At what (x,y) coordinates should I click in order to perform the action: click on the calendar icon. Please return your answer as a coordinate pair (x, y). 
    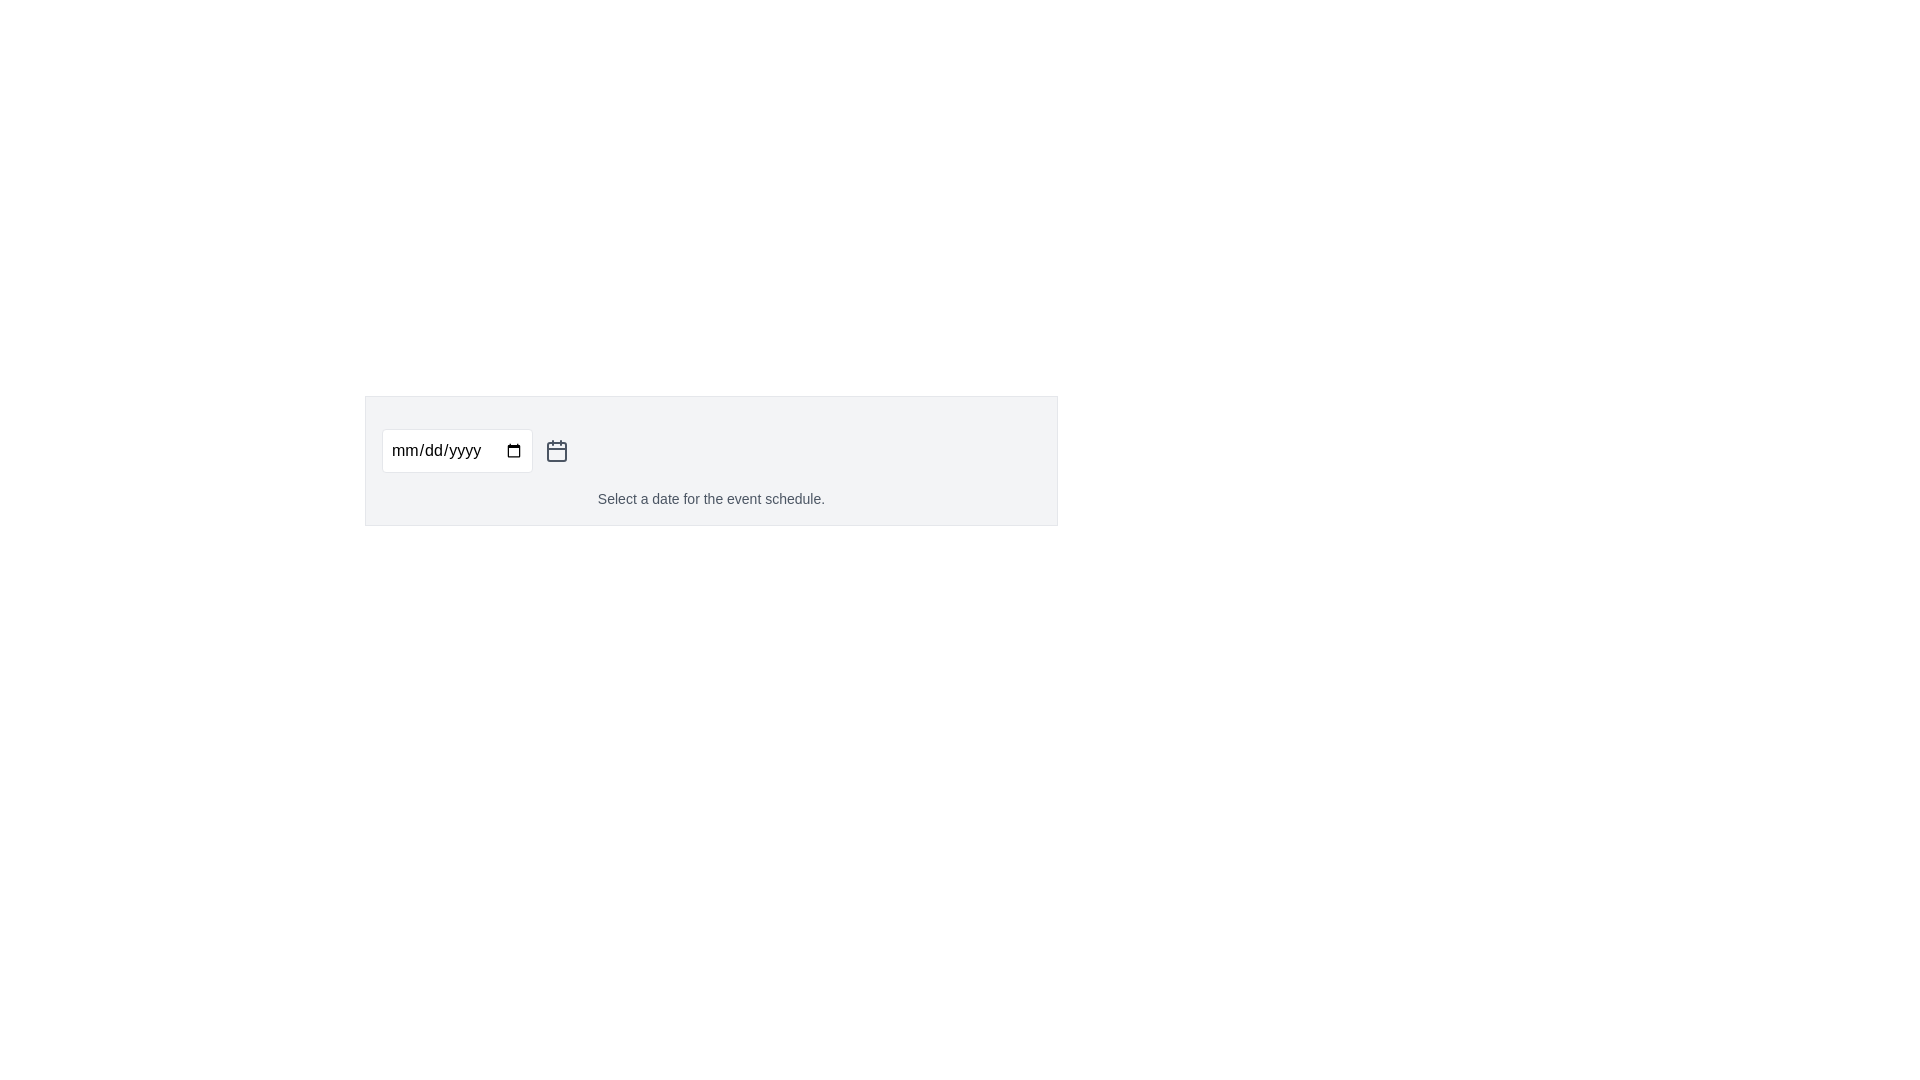
    Looking at the image, I should click on (556, 451).